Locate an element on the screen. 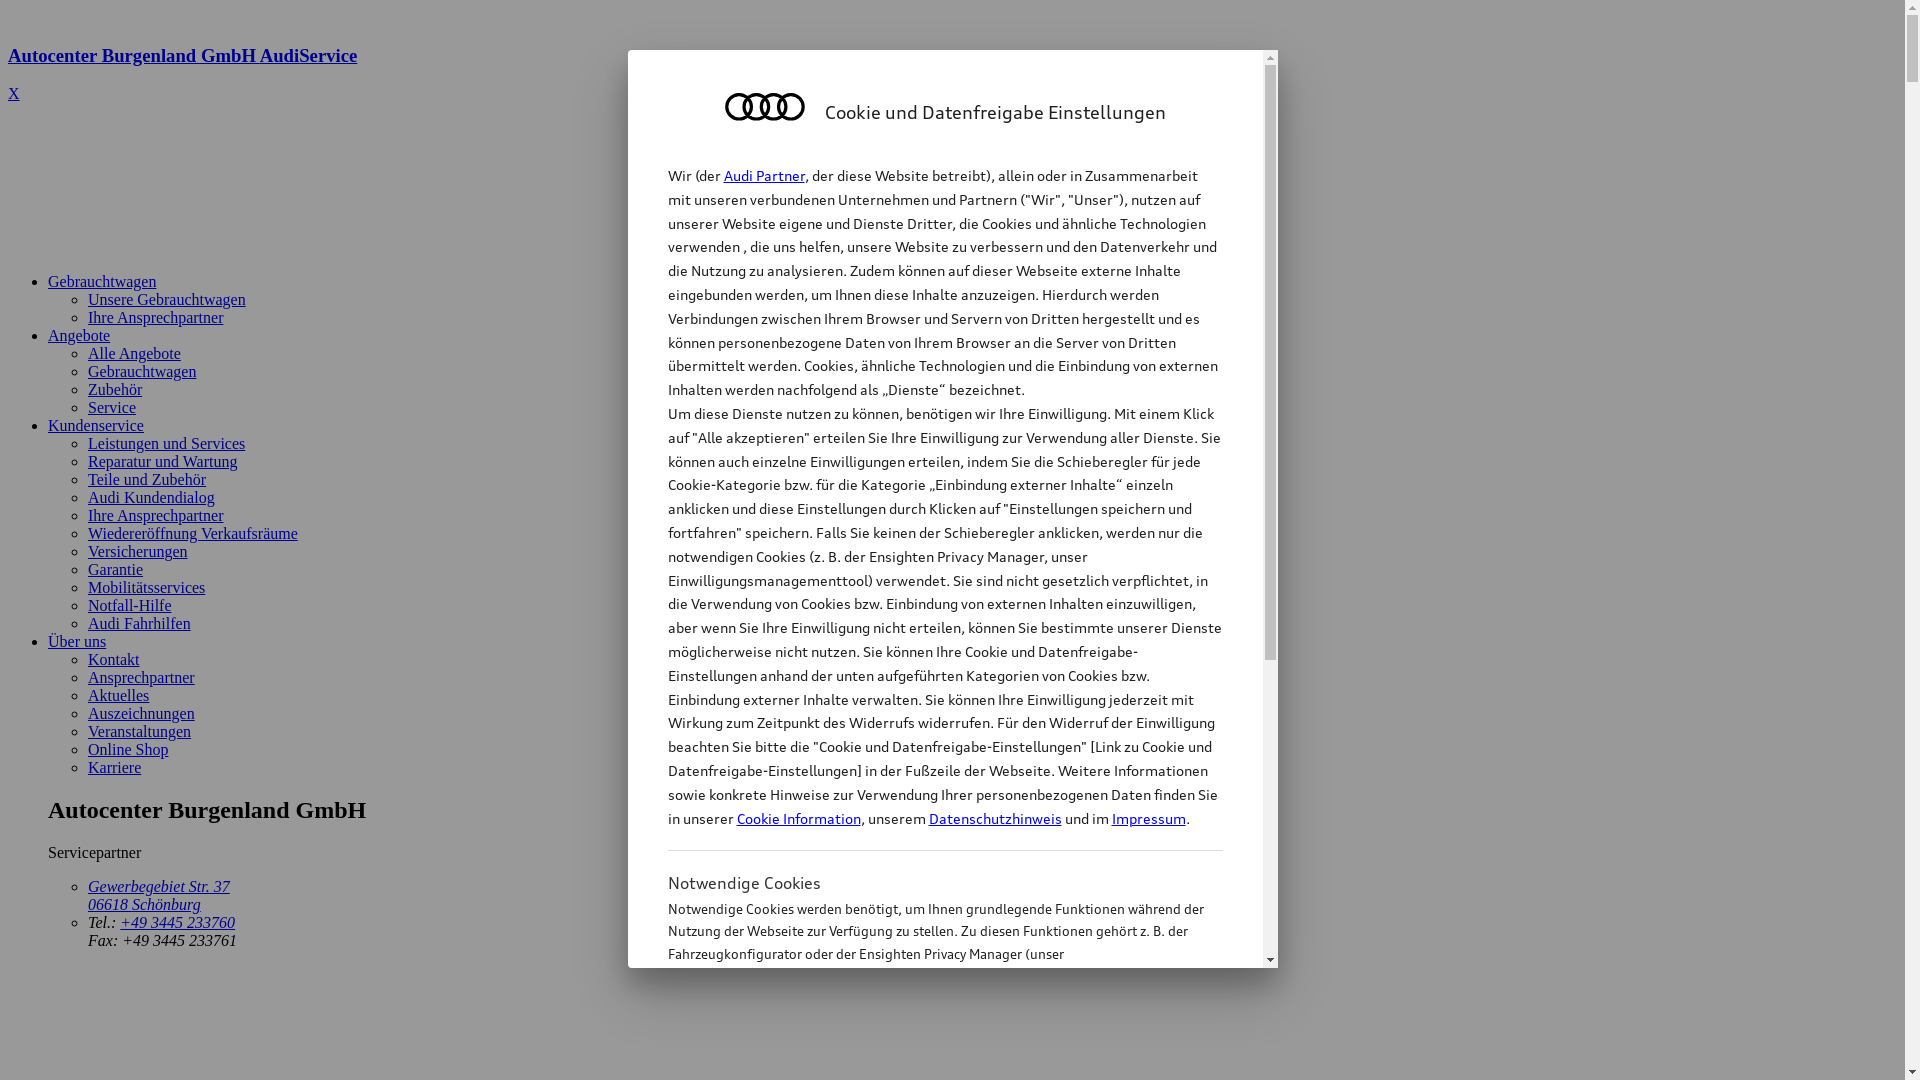 This screenshot has width=1920, height=1080. 'Gebrauchtwagen' is located at coordinates (86, 371).